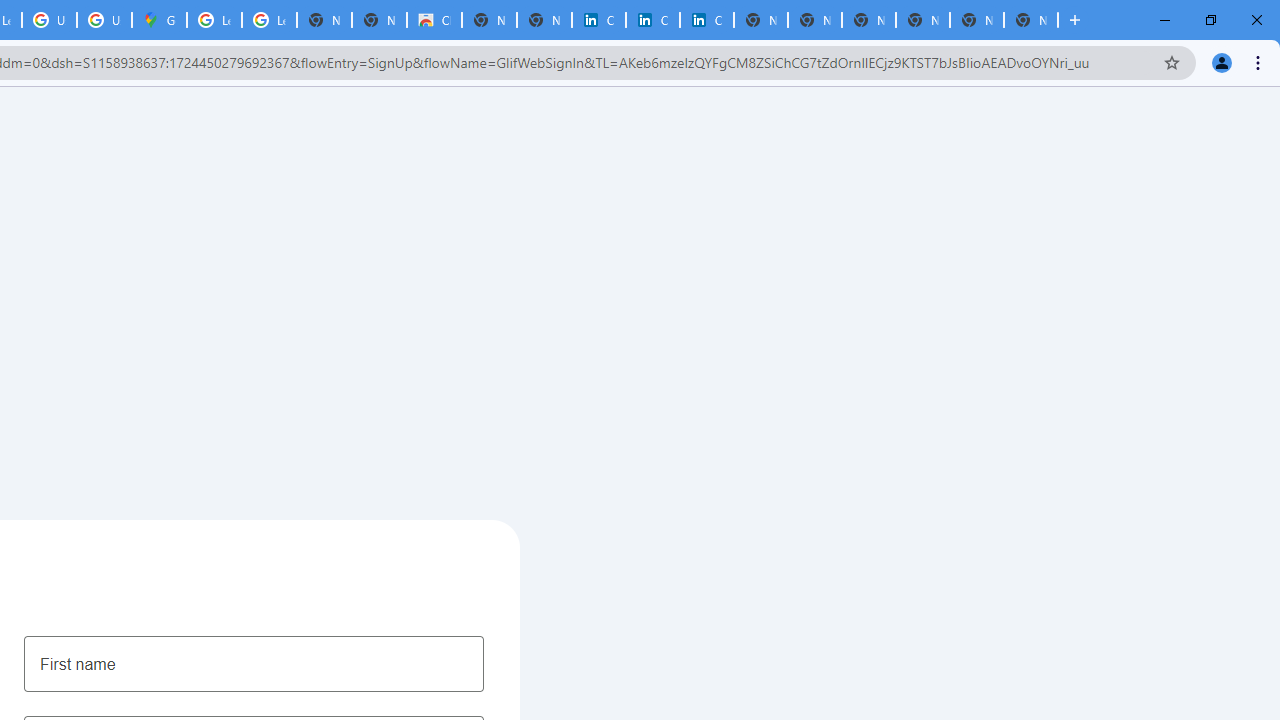 Image resolution: width=1280 pixels, height=720 pixels. Describe the element at coordinates (598, 20) in the screenshot. I see `'Cookie Policy | LinkedIn'` at that location.